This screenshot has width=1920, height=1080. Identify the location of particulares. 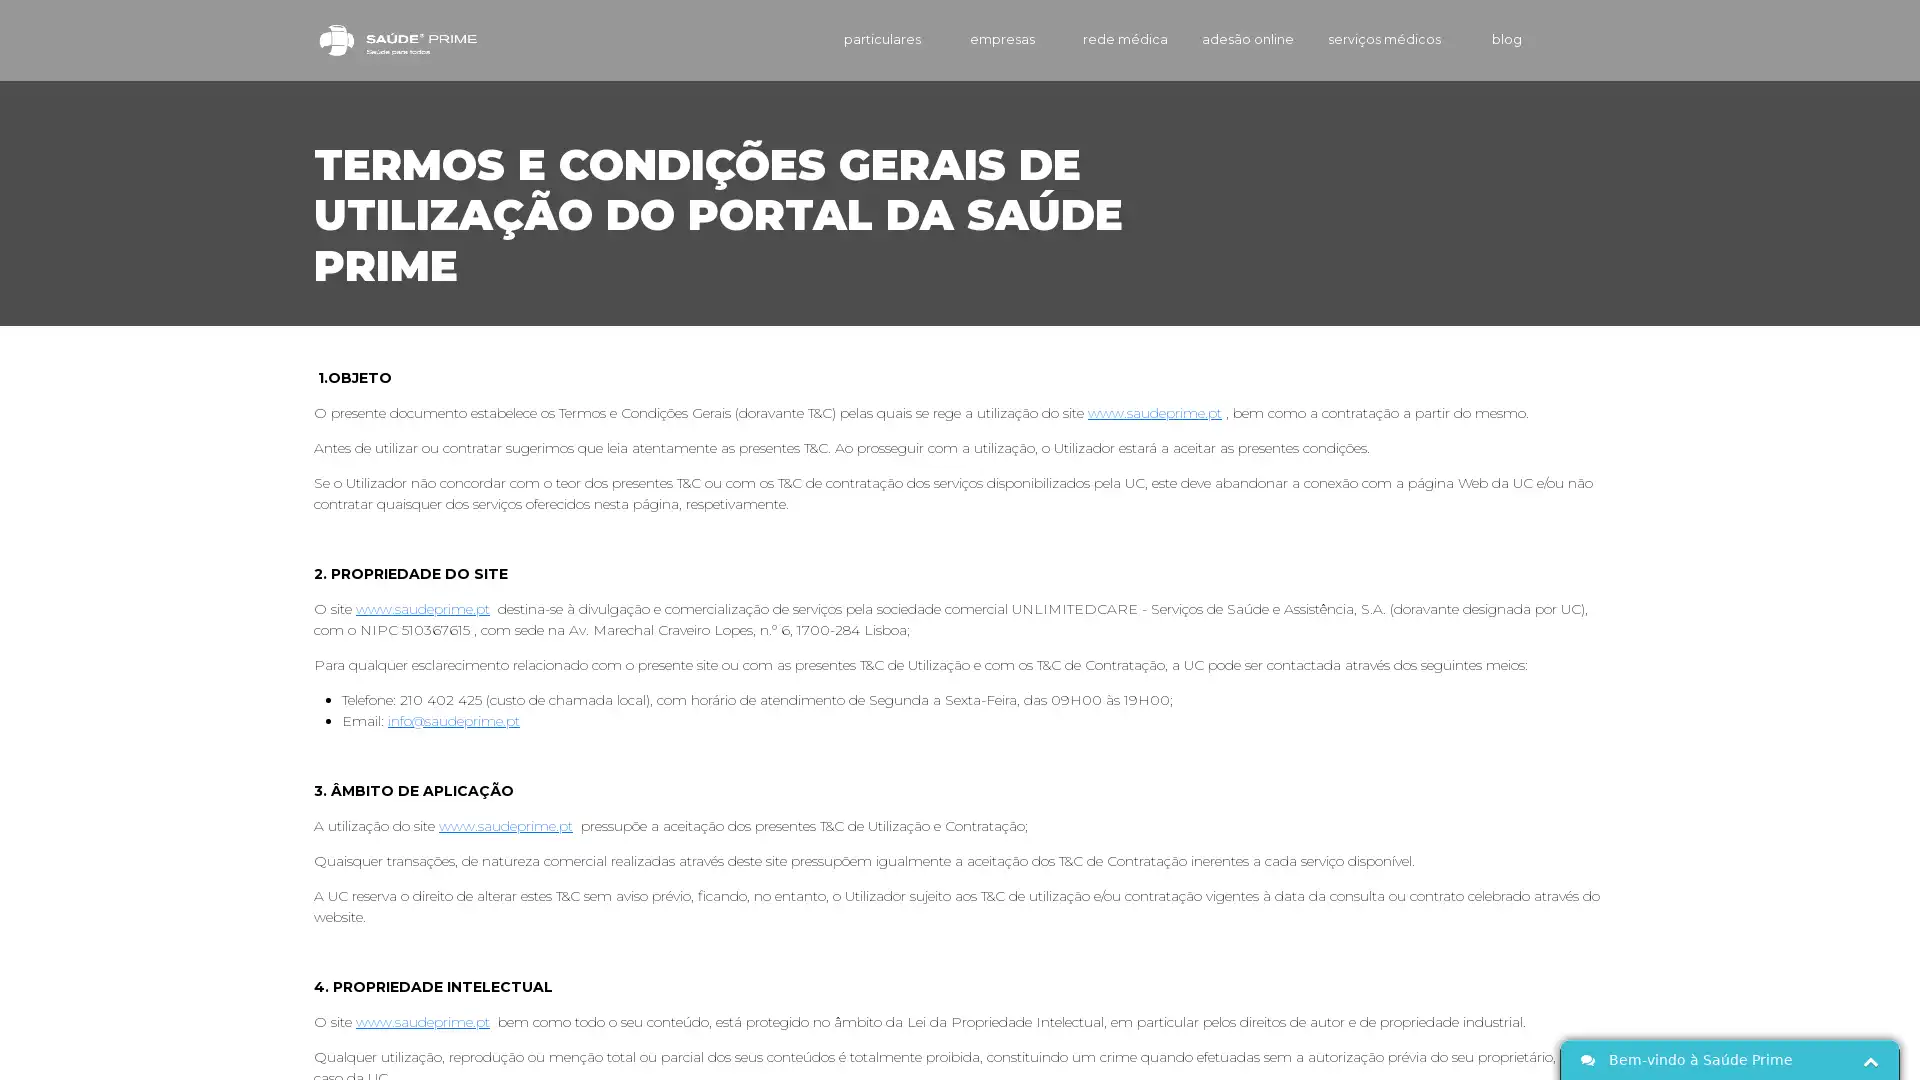
(849, 39).